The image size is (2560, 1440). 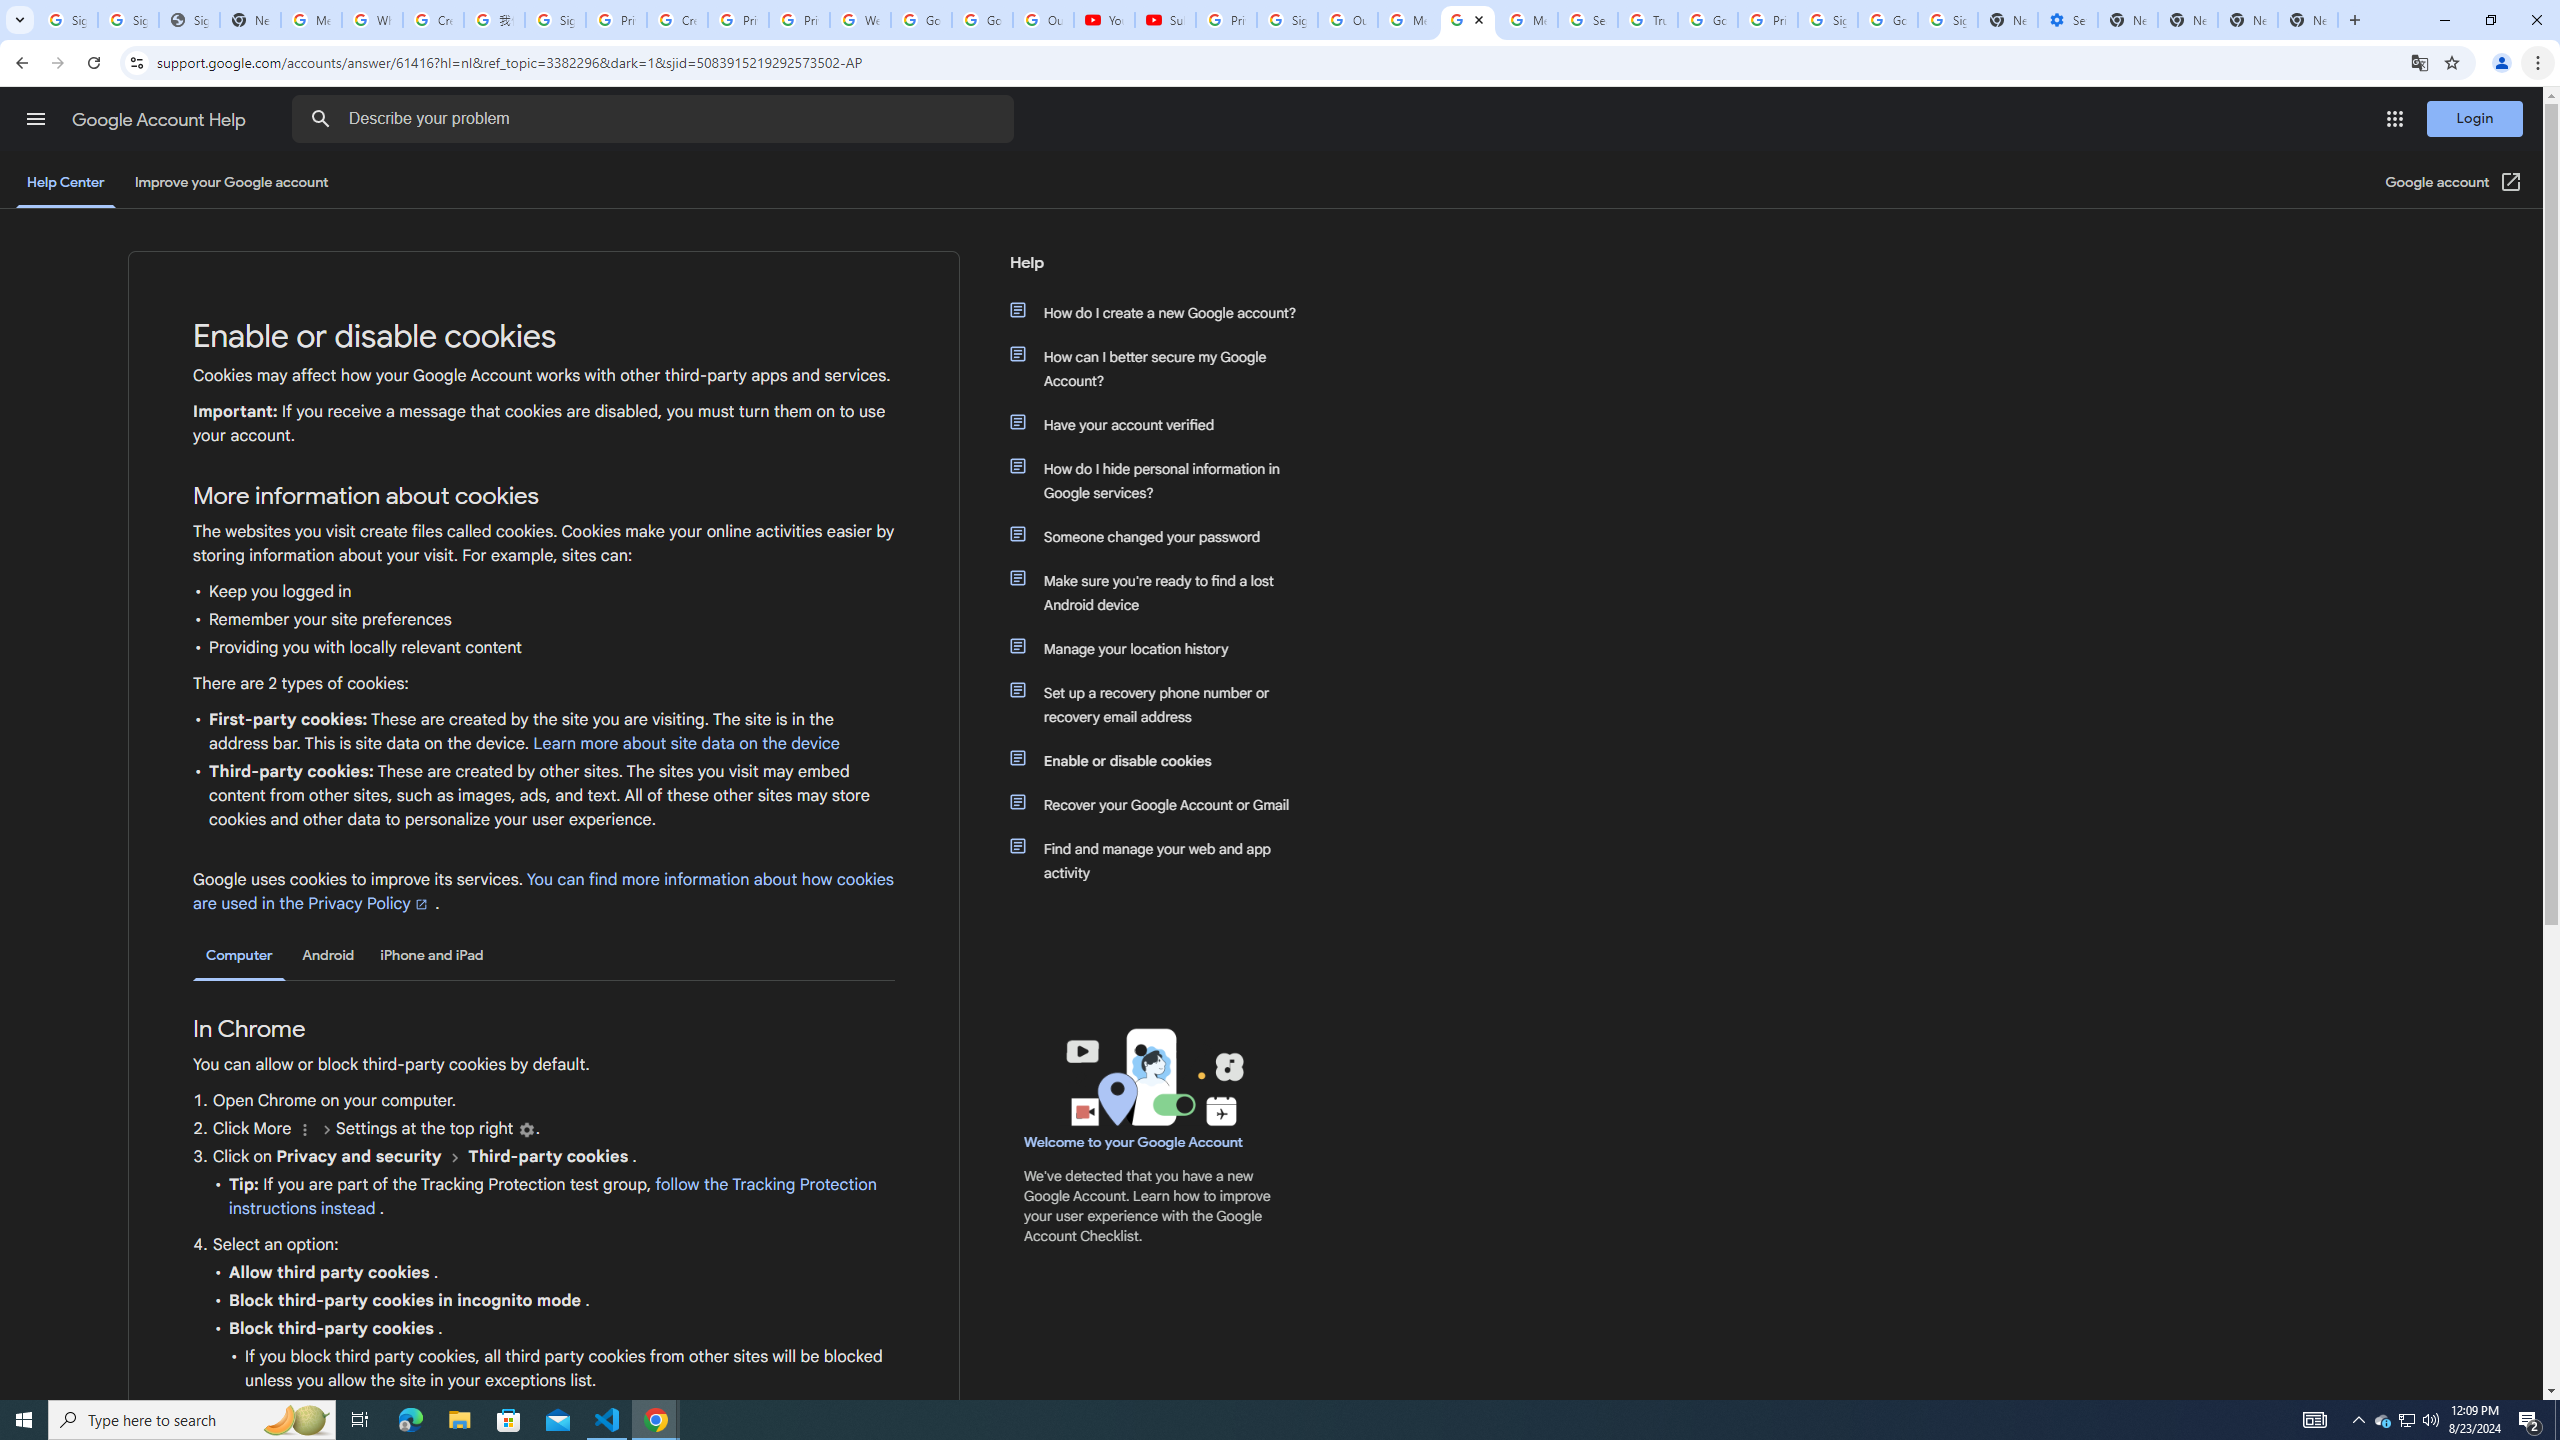 I want to click on 'iPhone and iPad', so click(x=431, y=954).